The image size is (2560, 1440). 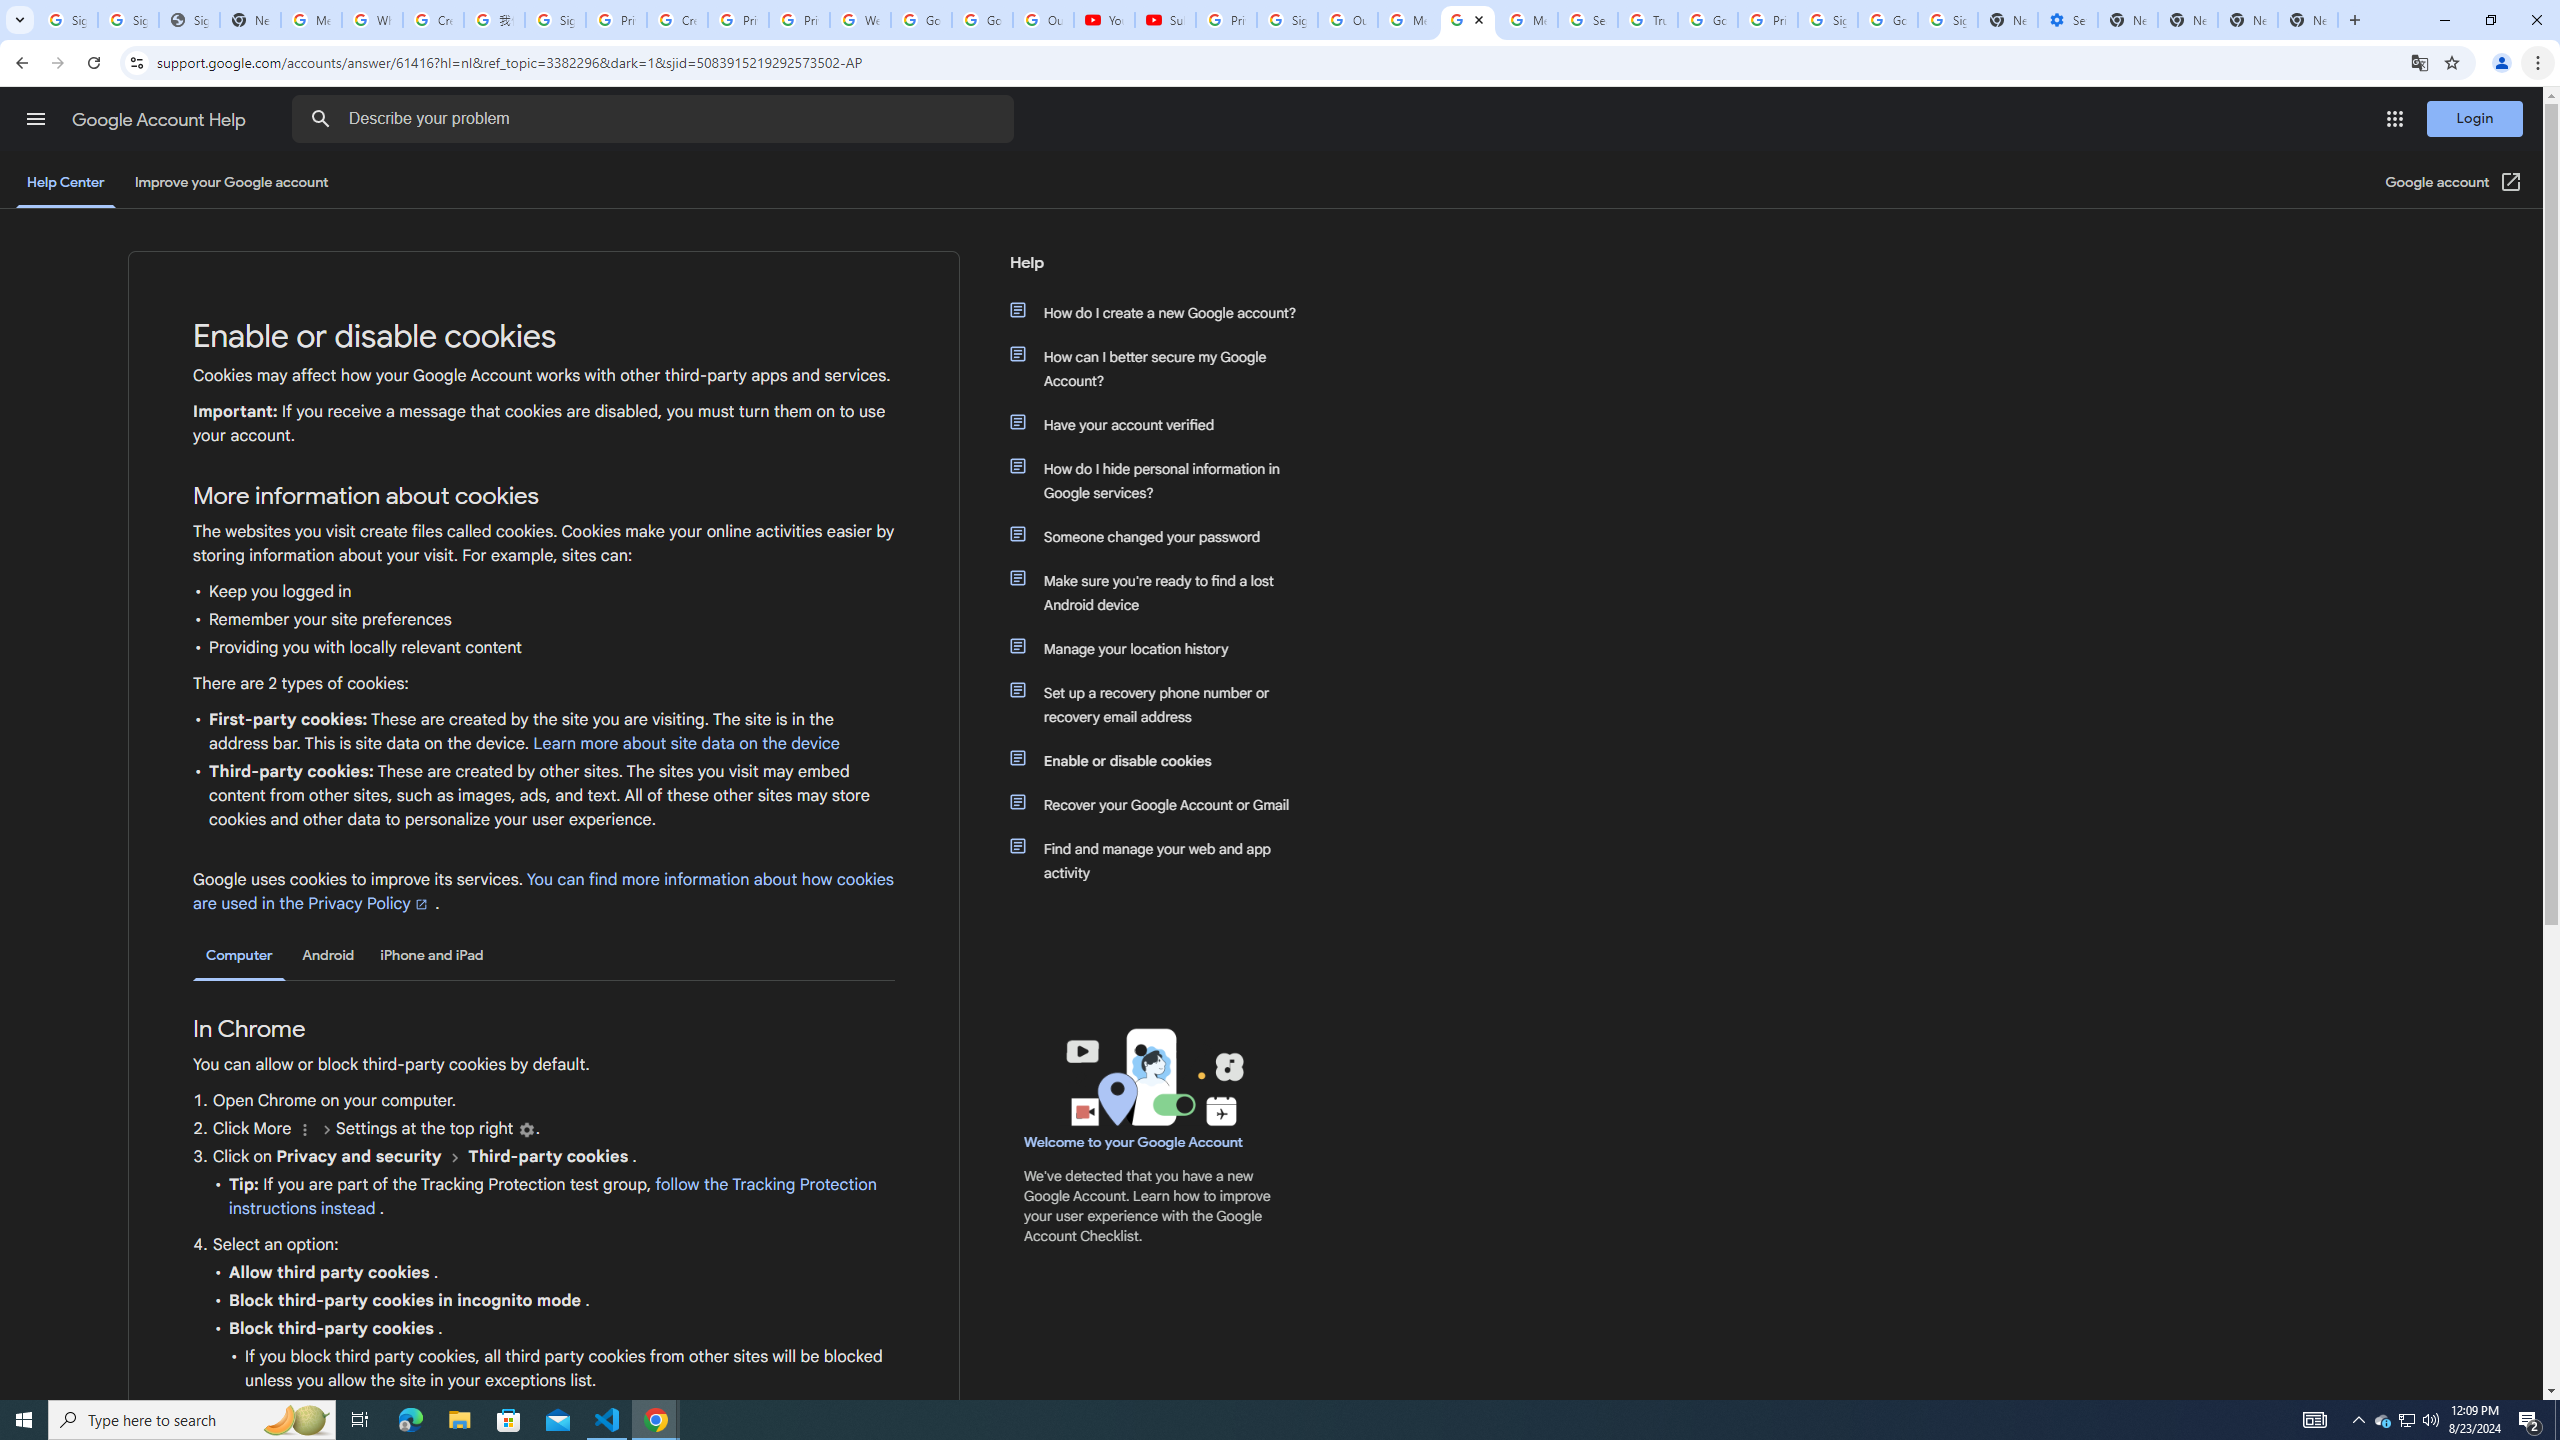 I want to click on 'iPhone and iPad', so click(x=431, y=954).